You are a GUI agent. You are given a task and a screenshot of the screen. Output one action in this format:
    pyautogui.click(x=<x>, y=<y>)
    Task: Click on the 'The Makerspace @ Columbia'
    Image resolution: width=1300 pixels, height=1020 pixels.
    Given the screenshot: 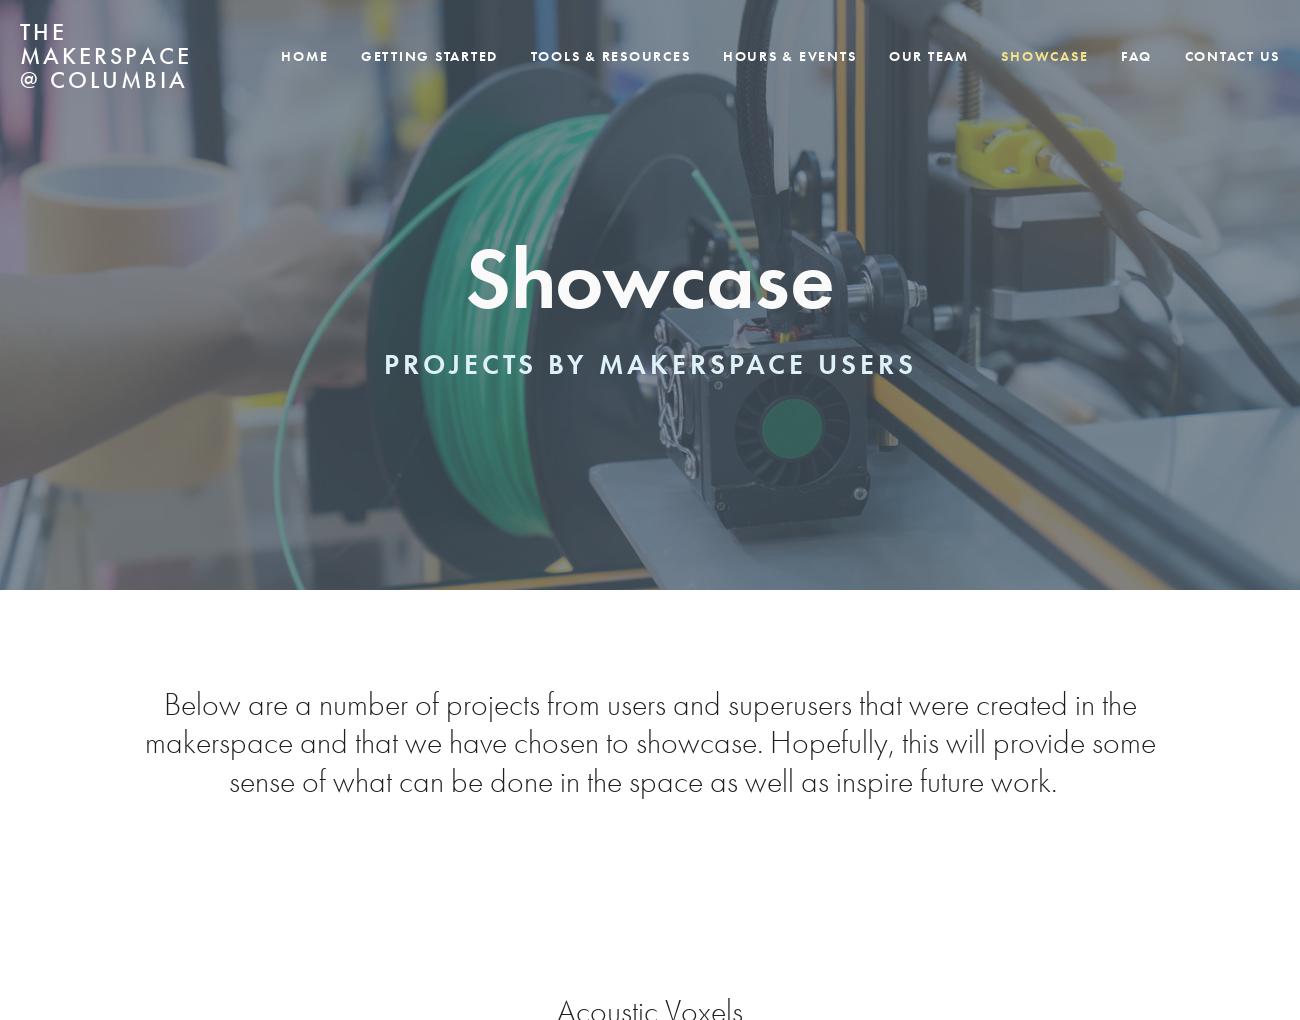 What is the action you would take?
    pyautogui.click(x=105, y=55)
    